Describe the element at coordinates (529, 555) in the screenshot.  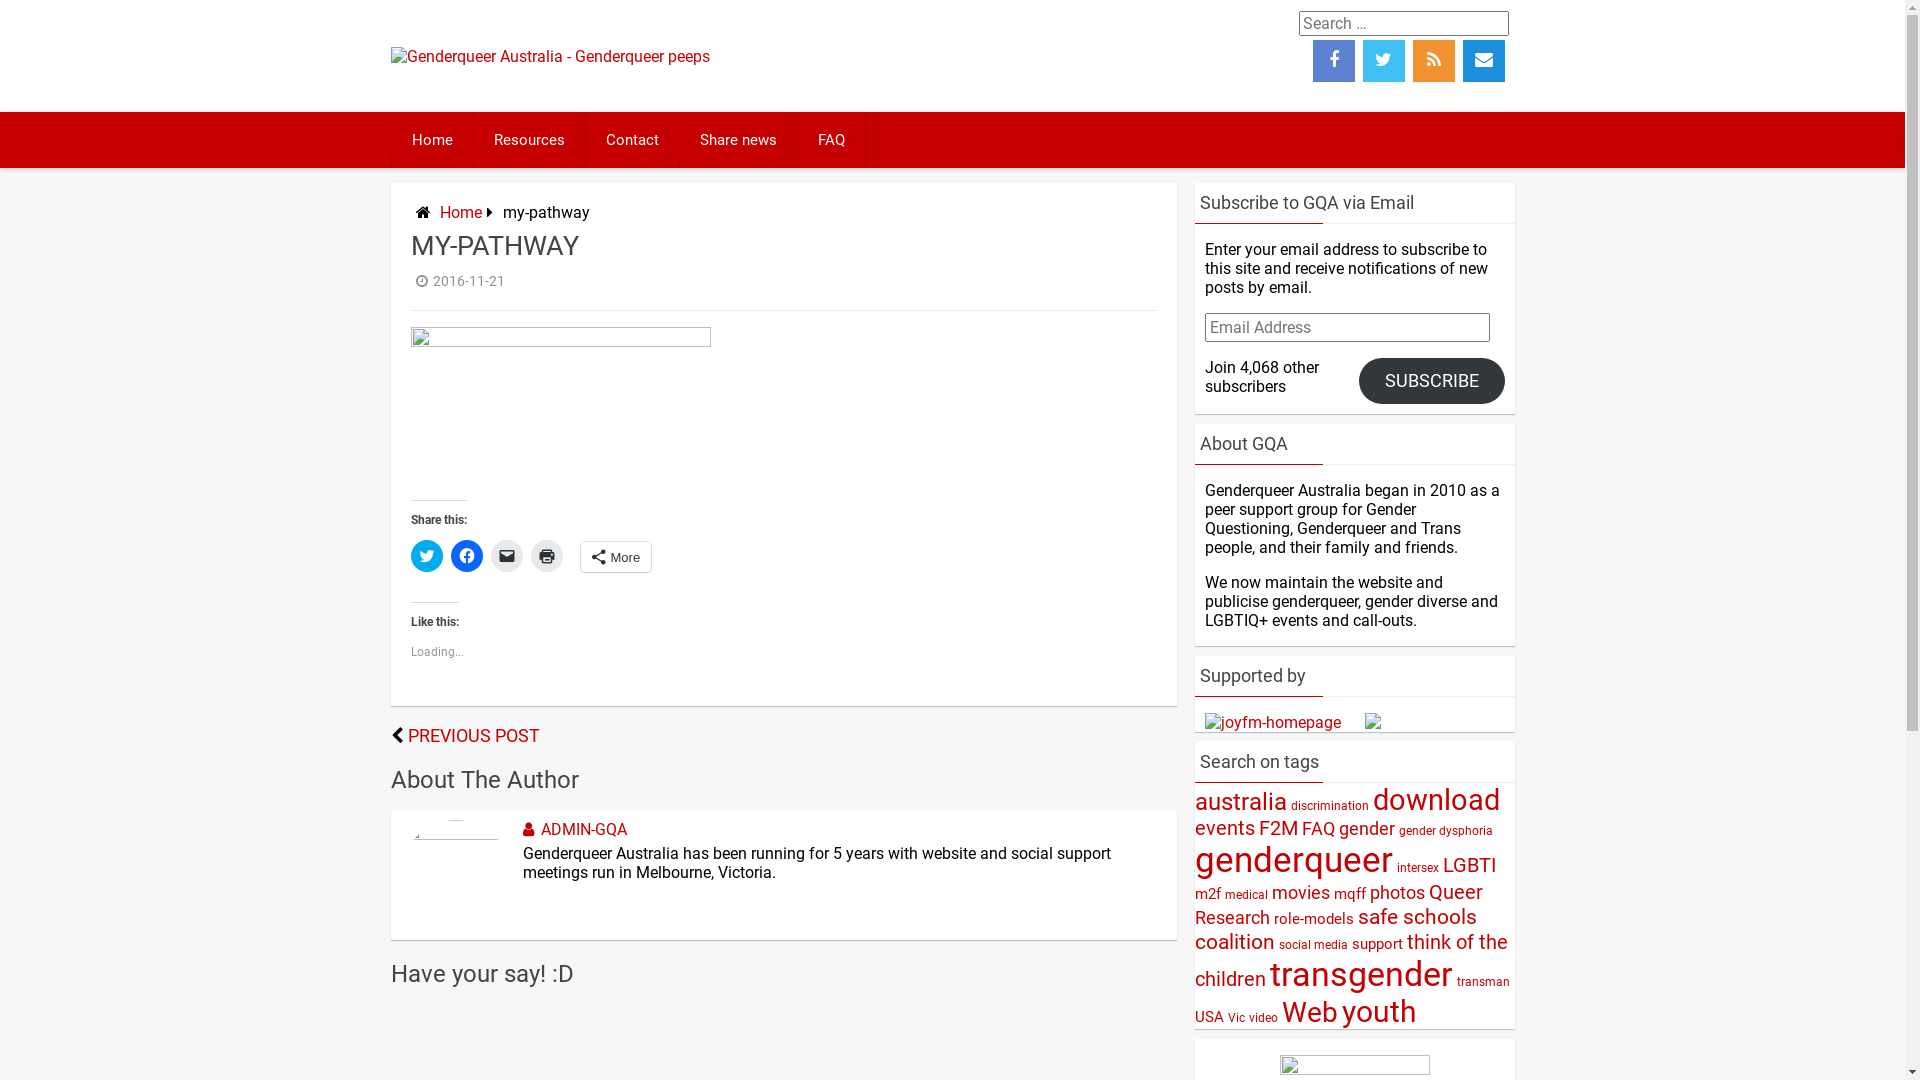
I see `'Click to print (Opens in new window)'` at that location.